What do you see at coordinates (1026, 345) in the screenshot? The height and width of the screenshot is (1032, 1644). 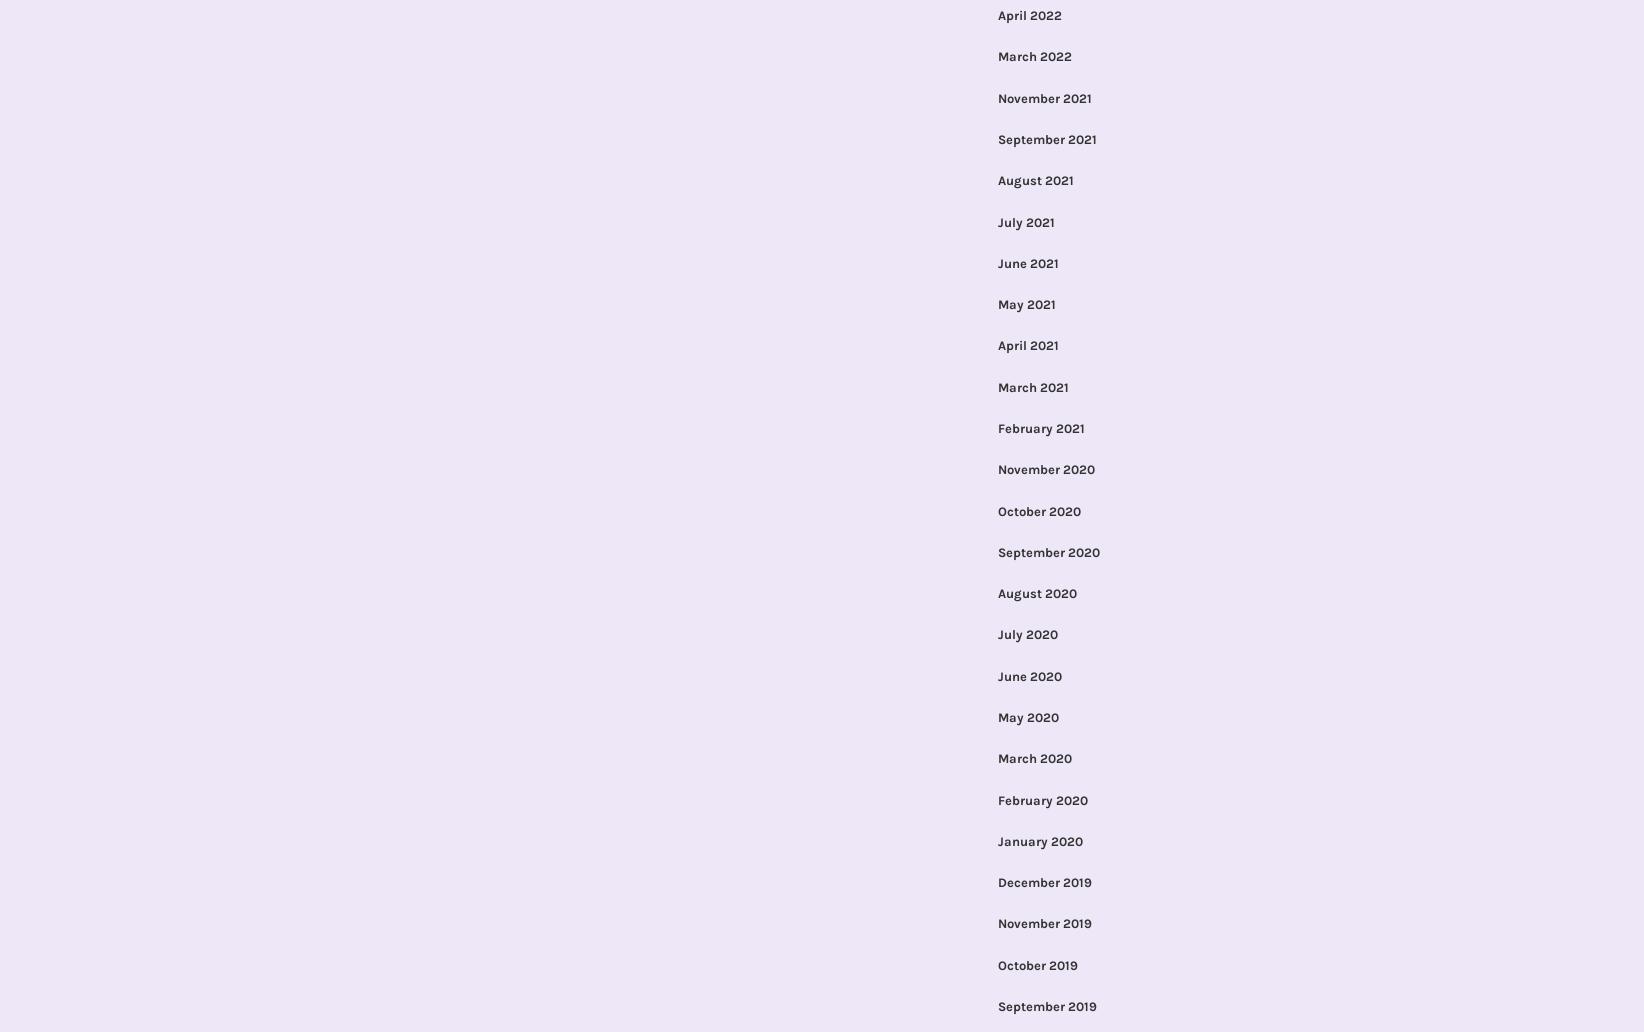 I see `'April 2021'` at bounding box center [1026, 345].